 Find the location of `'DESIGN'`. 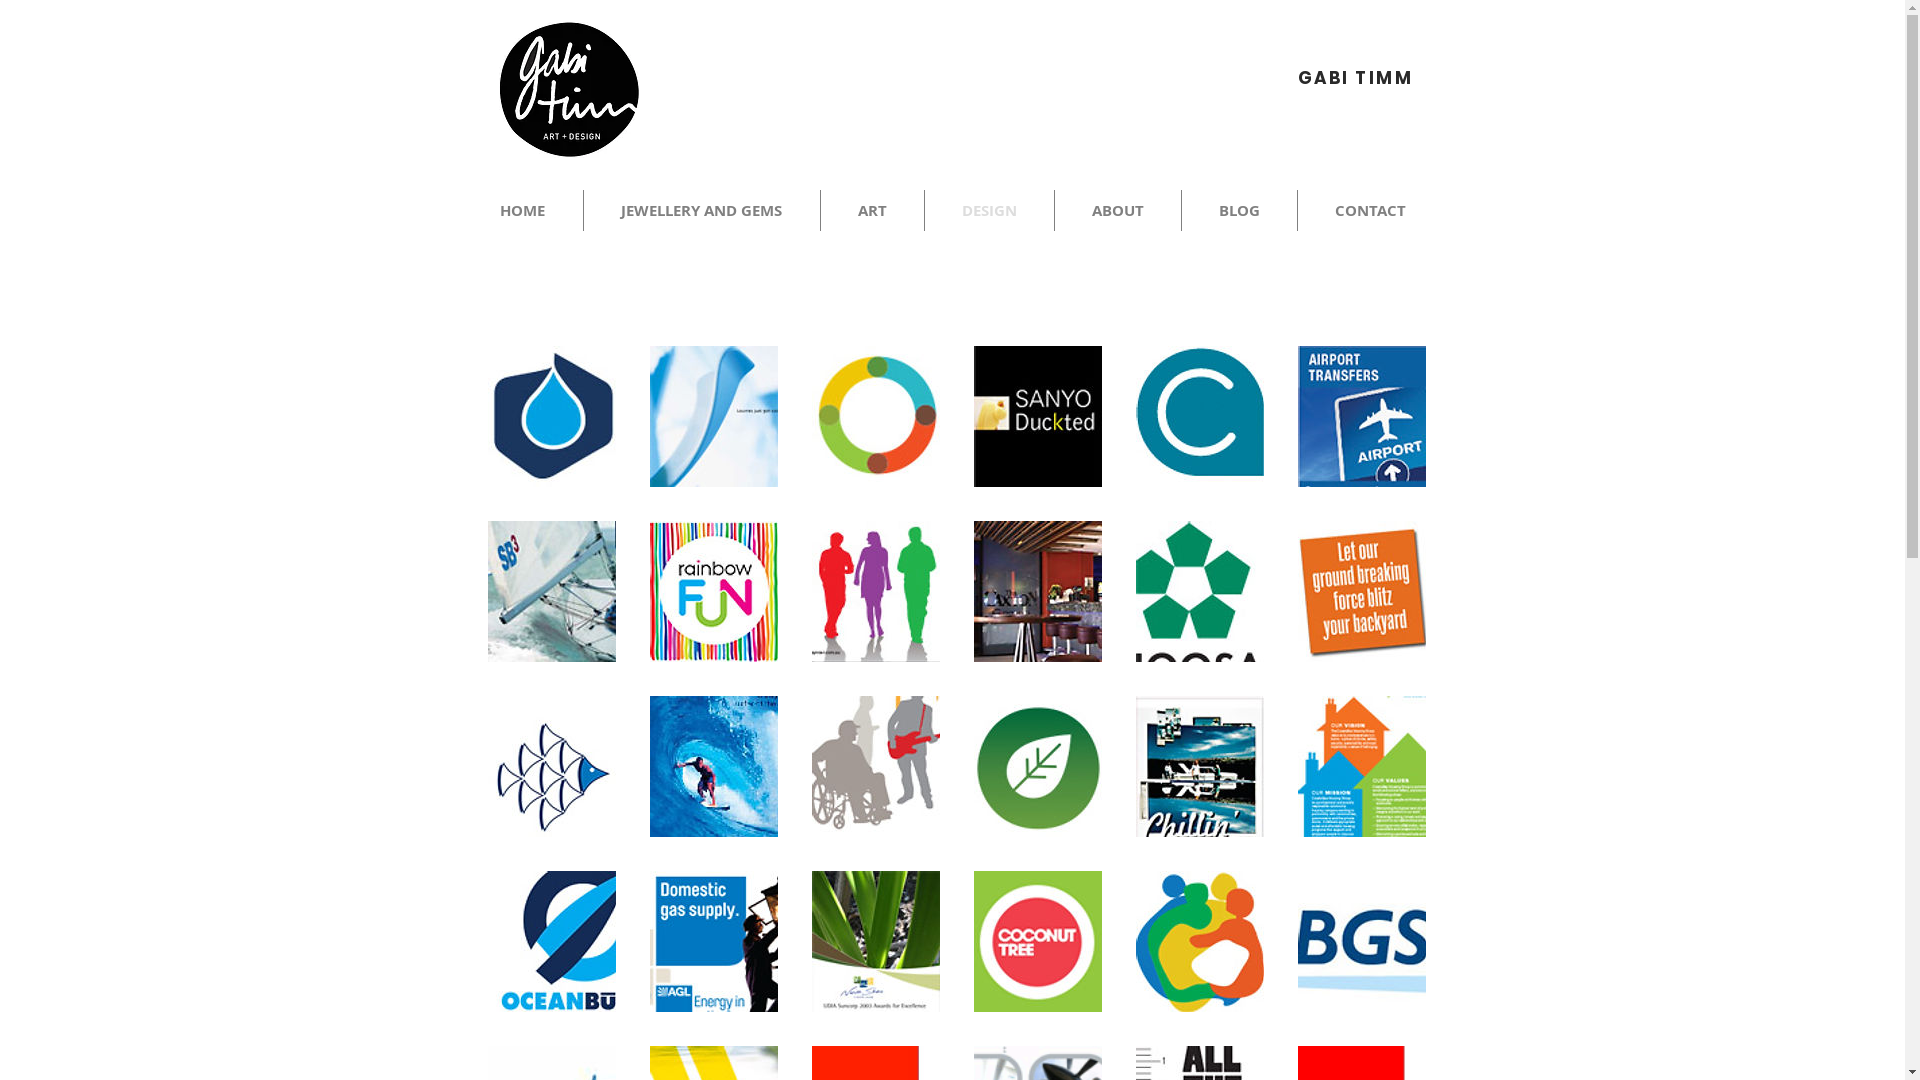

'DESIGN' is located at coordinates (988, 210).